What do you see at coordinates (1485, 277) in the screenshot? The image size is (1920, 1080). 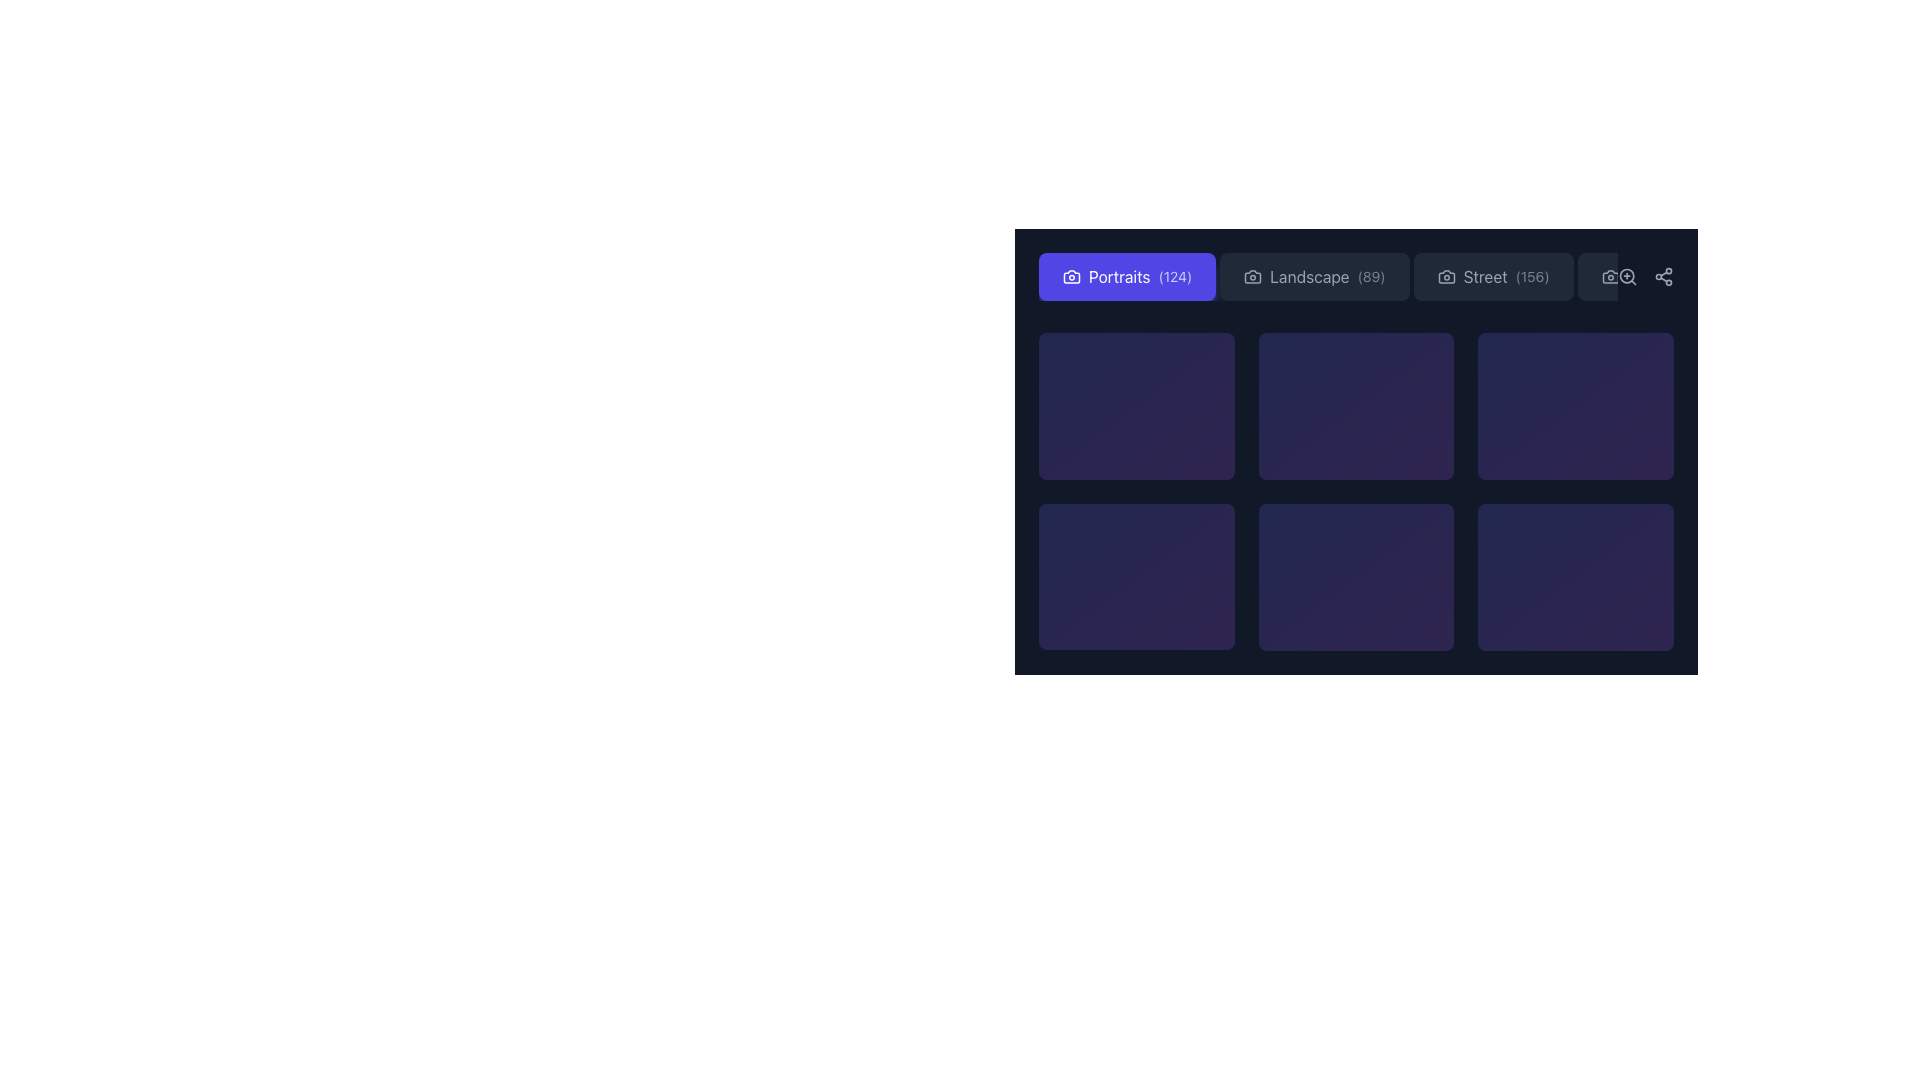 I see `the 'Street' text label located in the top-right section of the UI, styled in a consistent font and neutral color scheme` at bounding box center [1485, 277].